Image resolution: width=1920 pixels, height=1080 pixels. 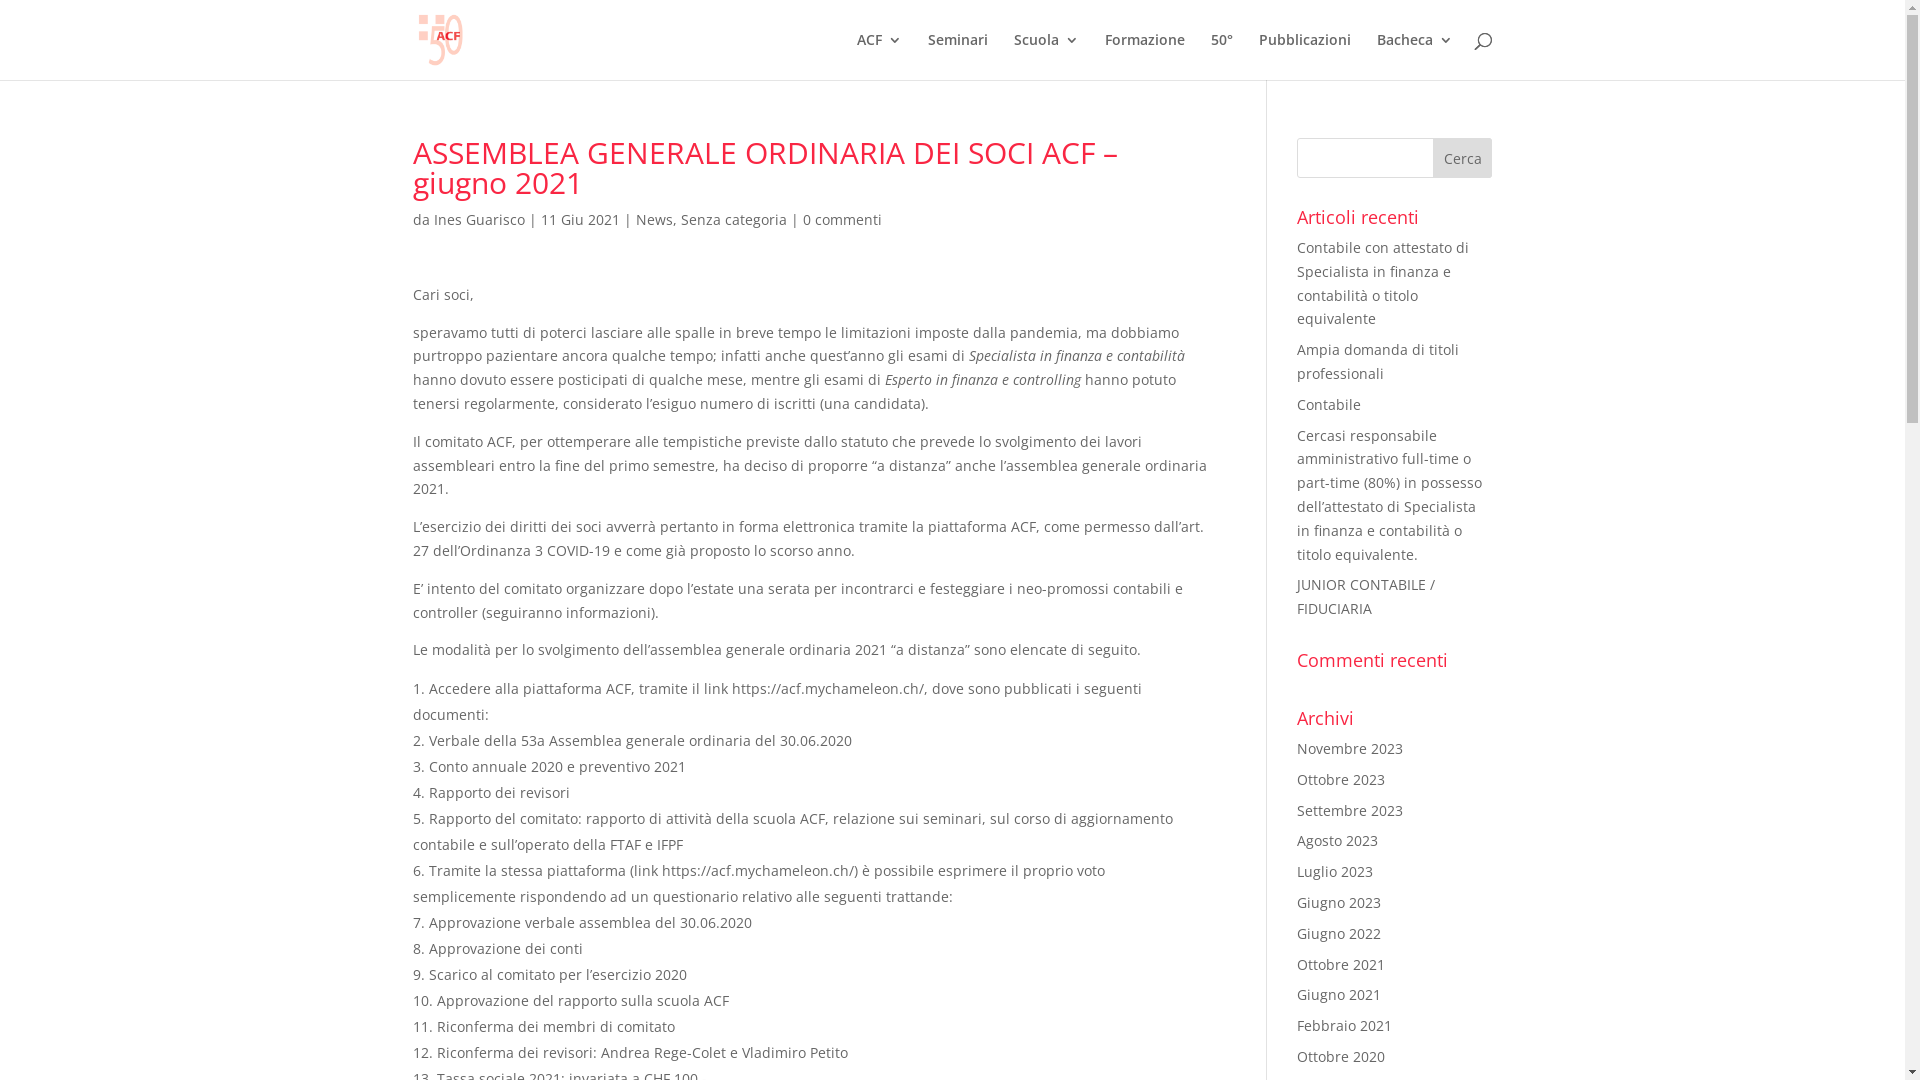 I want to click on 'Ottobre 2020', so click(x=1340, y=1055).